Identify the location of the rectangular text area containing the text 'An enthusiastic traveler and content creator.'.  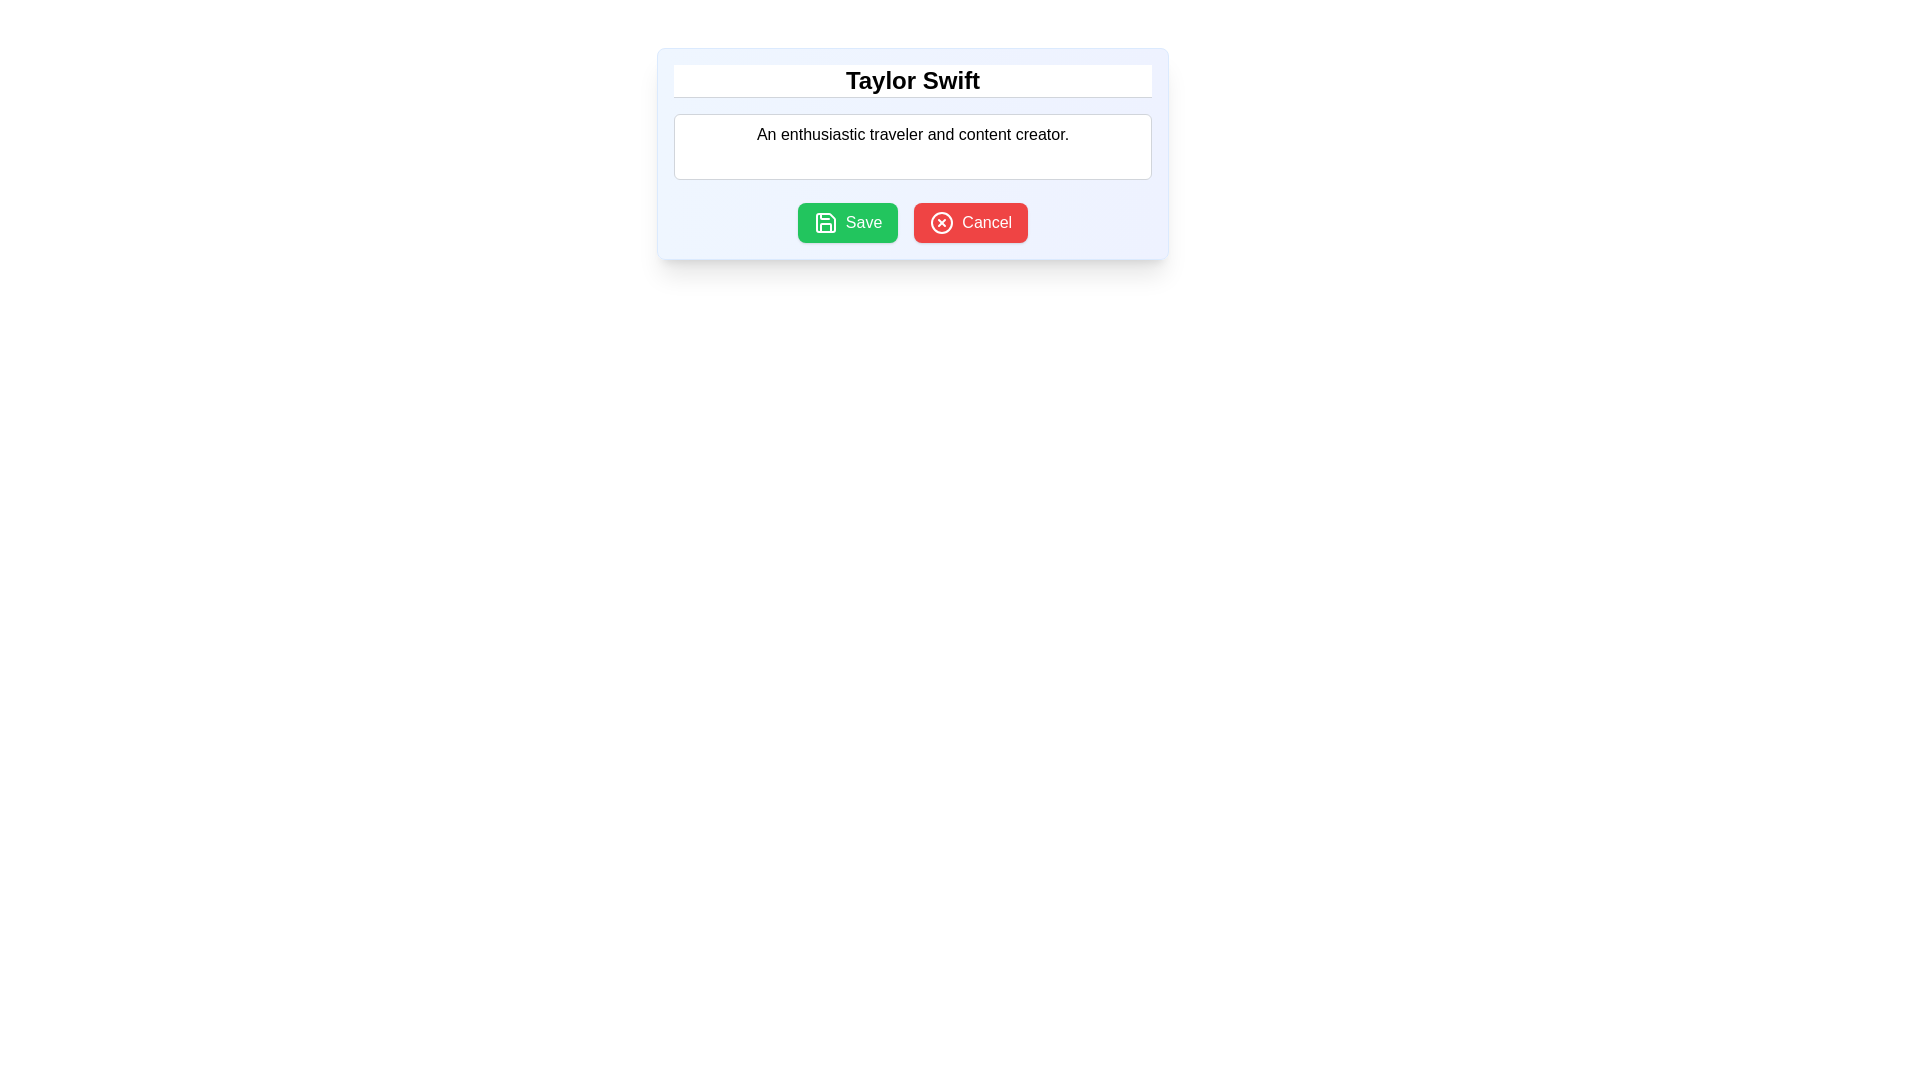
(911, 145).